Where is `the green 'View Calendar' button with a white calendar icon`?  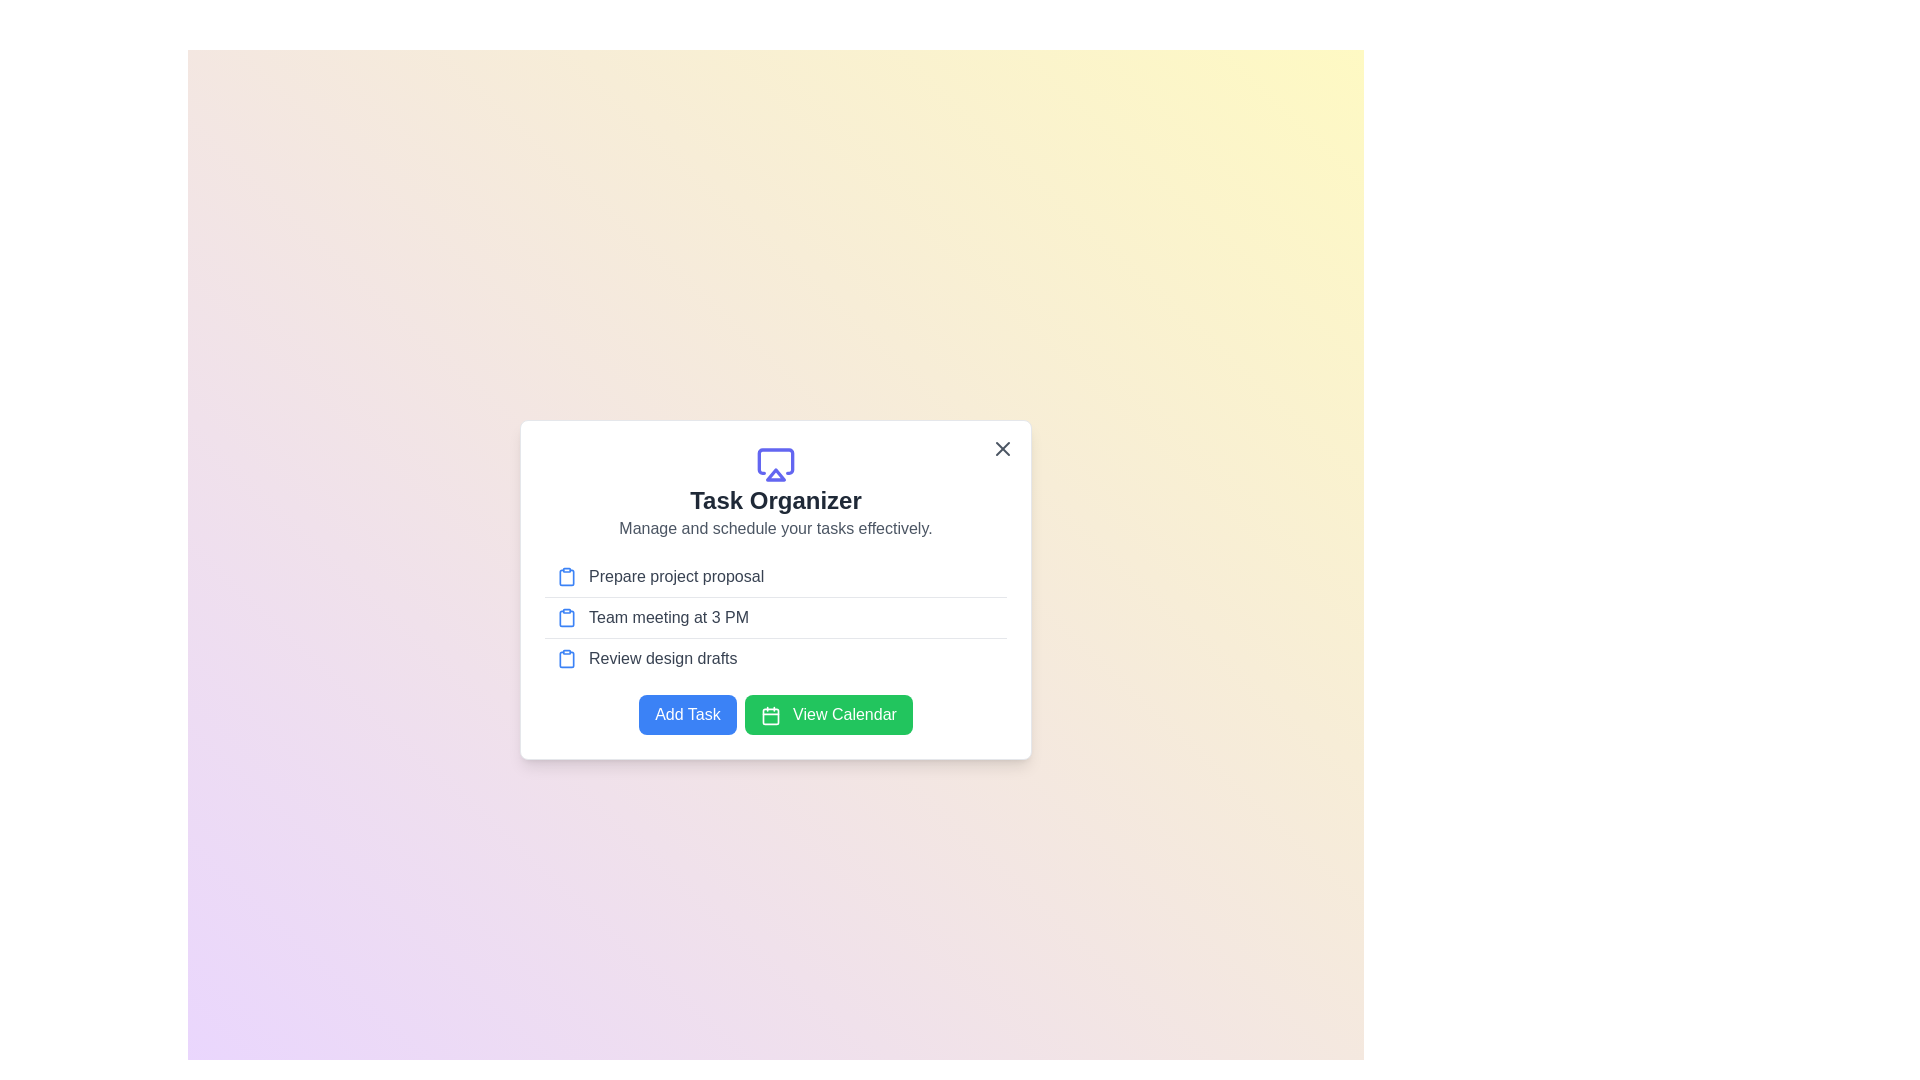 the green 'View Calendar' button with a white calendar icon is located at coordinates (828, 713).